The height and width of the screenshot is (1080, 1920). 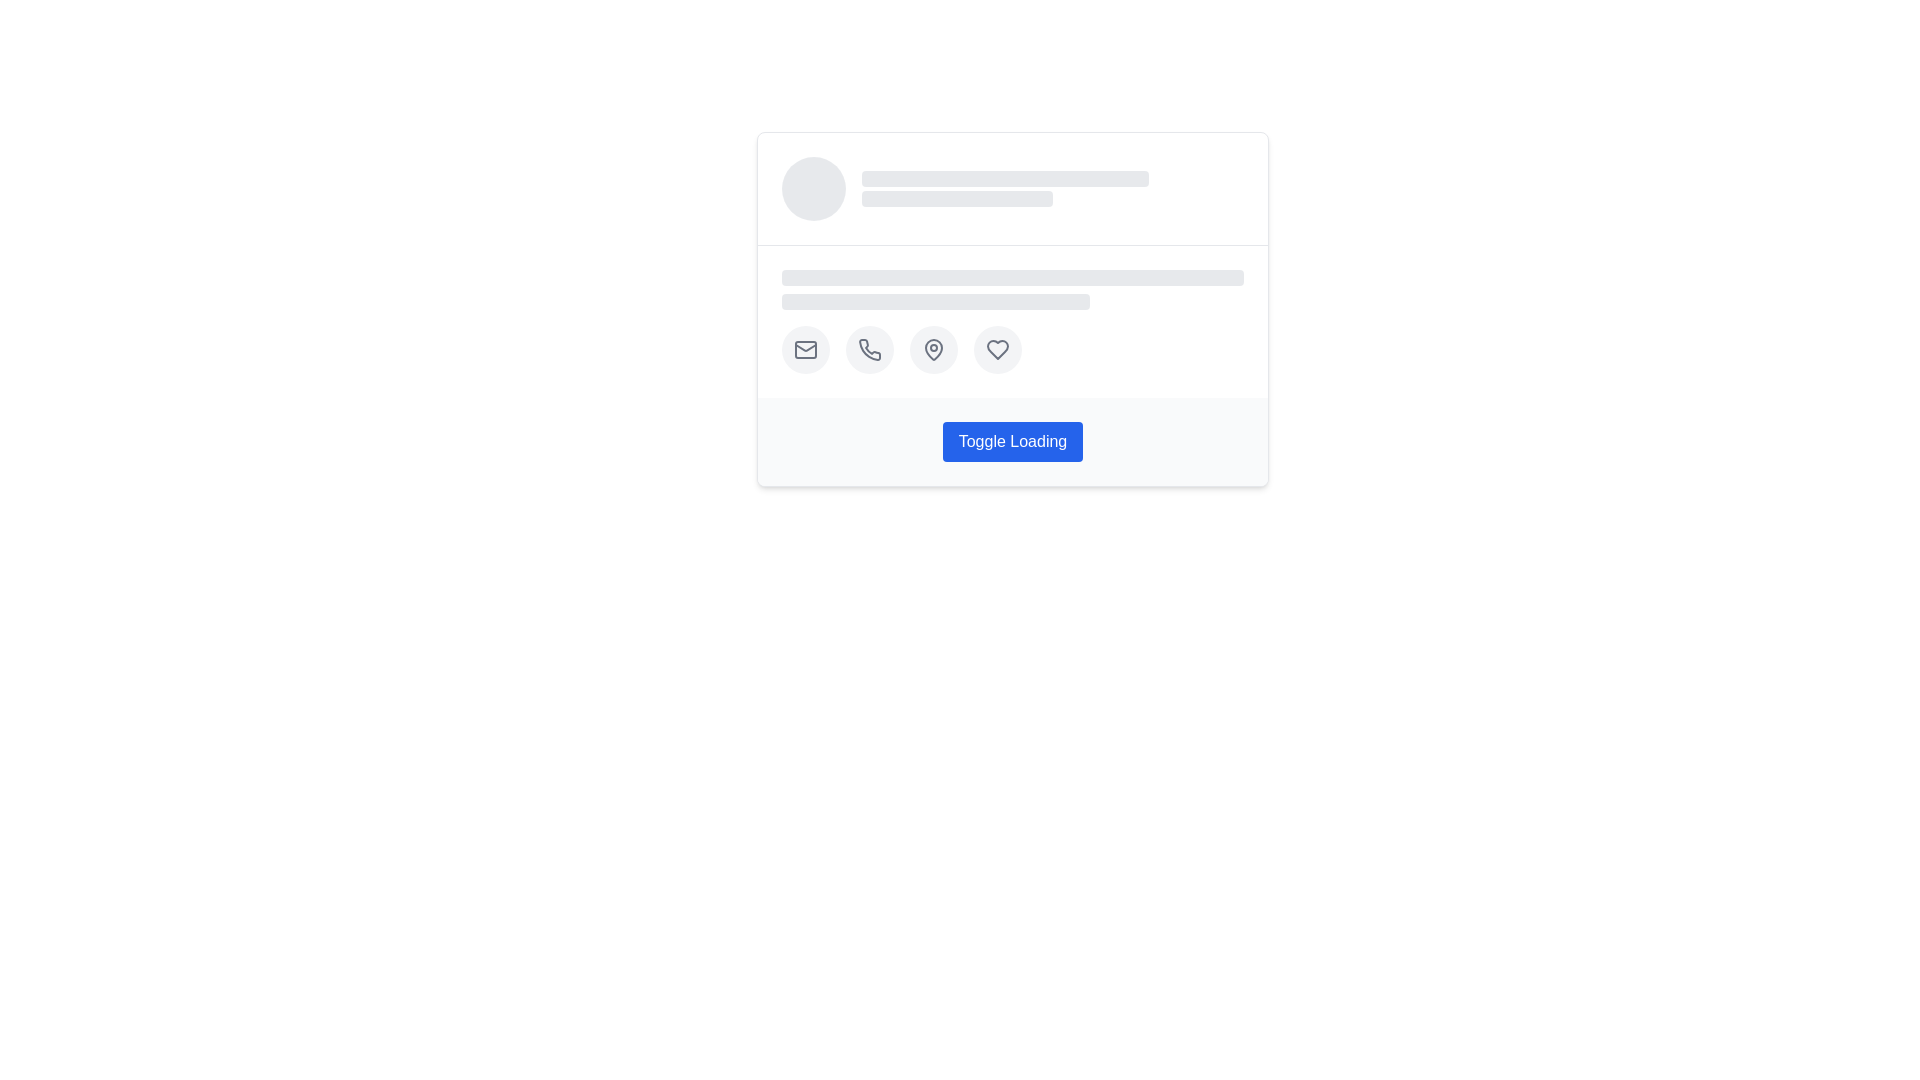 I want to click on the first icon in the horizontal row of circular buttons representing an email-related action, so click(x=806, y=349).